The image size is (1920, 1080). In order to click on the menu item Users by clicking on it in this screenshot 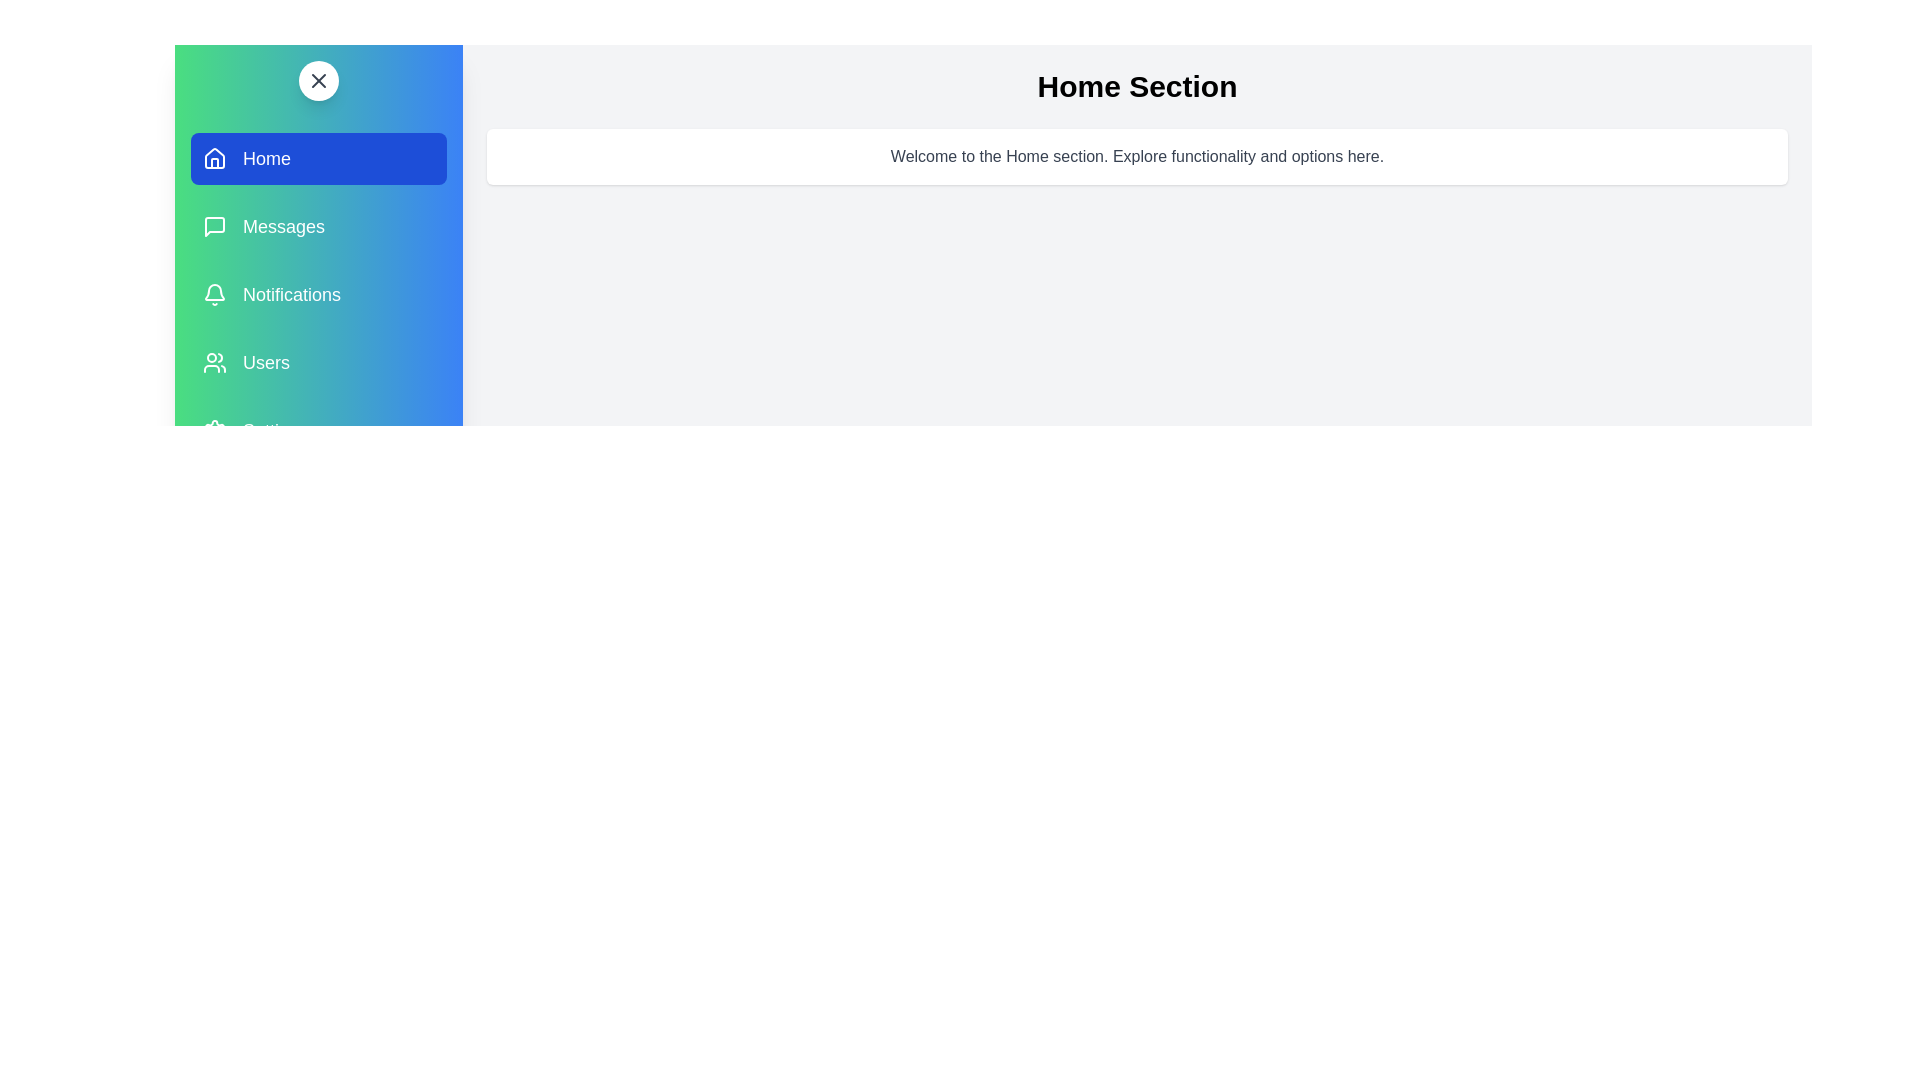, I will do `click(317, 362)`.